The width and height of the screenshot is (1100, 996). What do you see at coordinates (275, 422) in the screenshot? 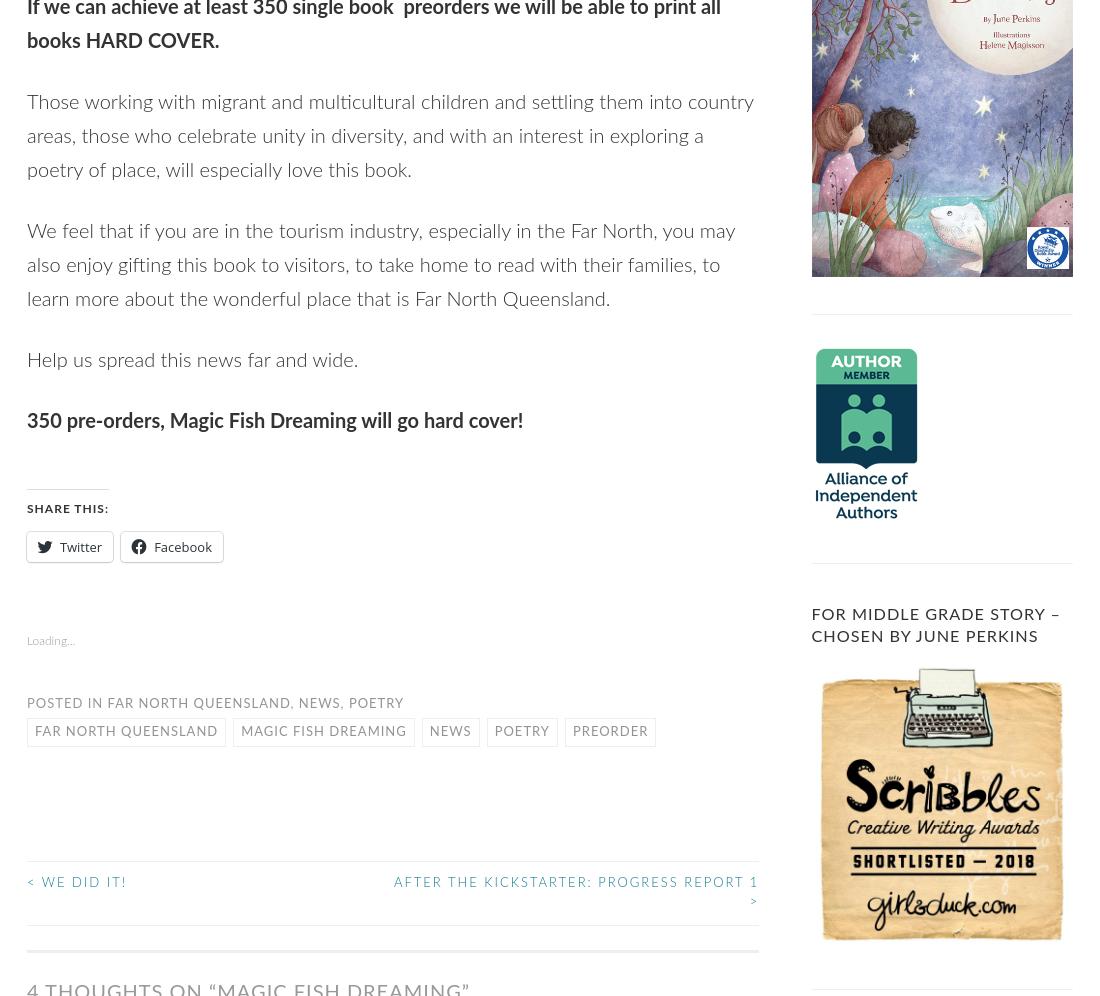
I see `'350 pre-orders, Magic Fish Dreaming will go hard cover!'` at bounding box center [275, 422].